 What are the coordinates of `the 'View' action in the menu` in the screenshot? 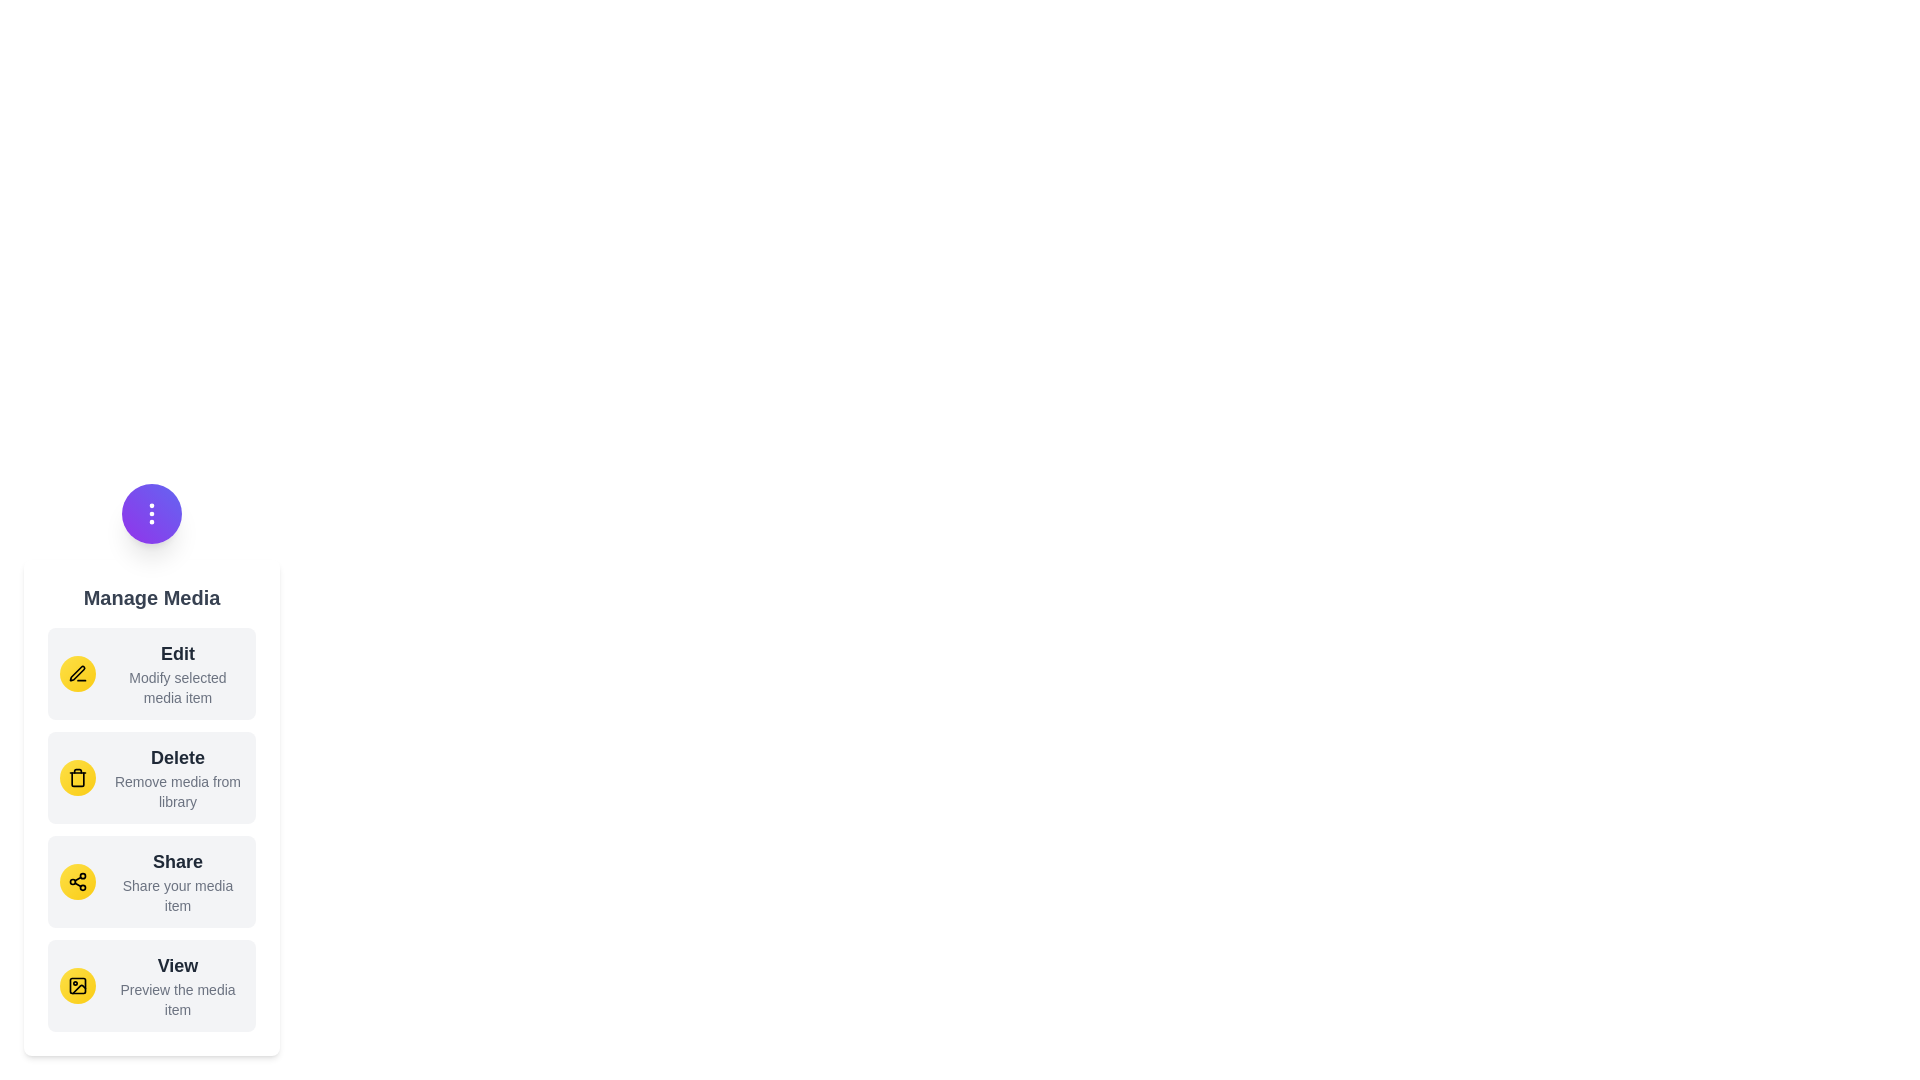 It's located at (177, 985).